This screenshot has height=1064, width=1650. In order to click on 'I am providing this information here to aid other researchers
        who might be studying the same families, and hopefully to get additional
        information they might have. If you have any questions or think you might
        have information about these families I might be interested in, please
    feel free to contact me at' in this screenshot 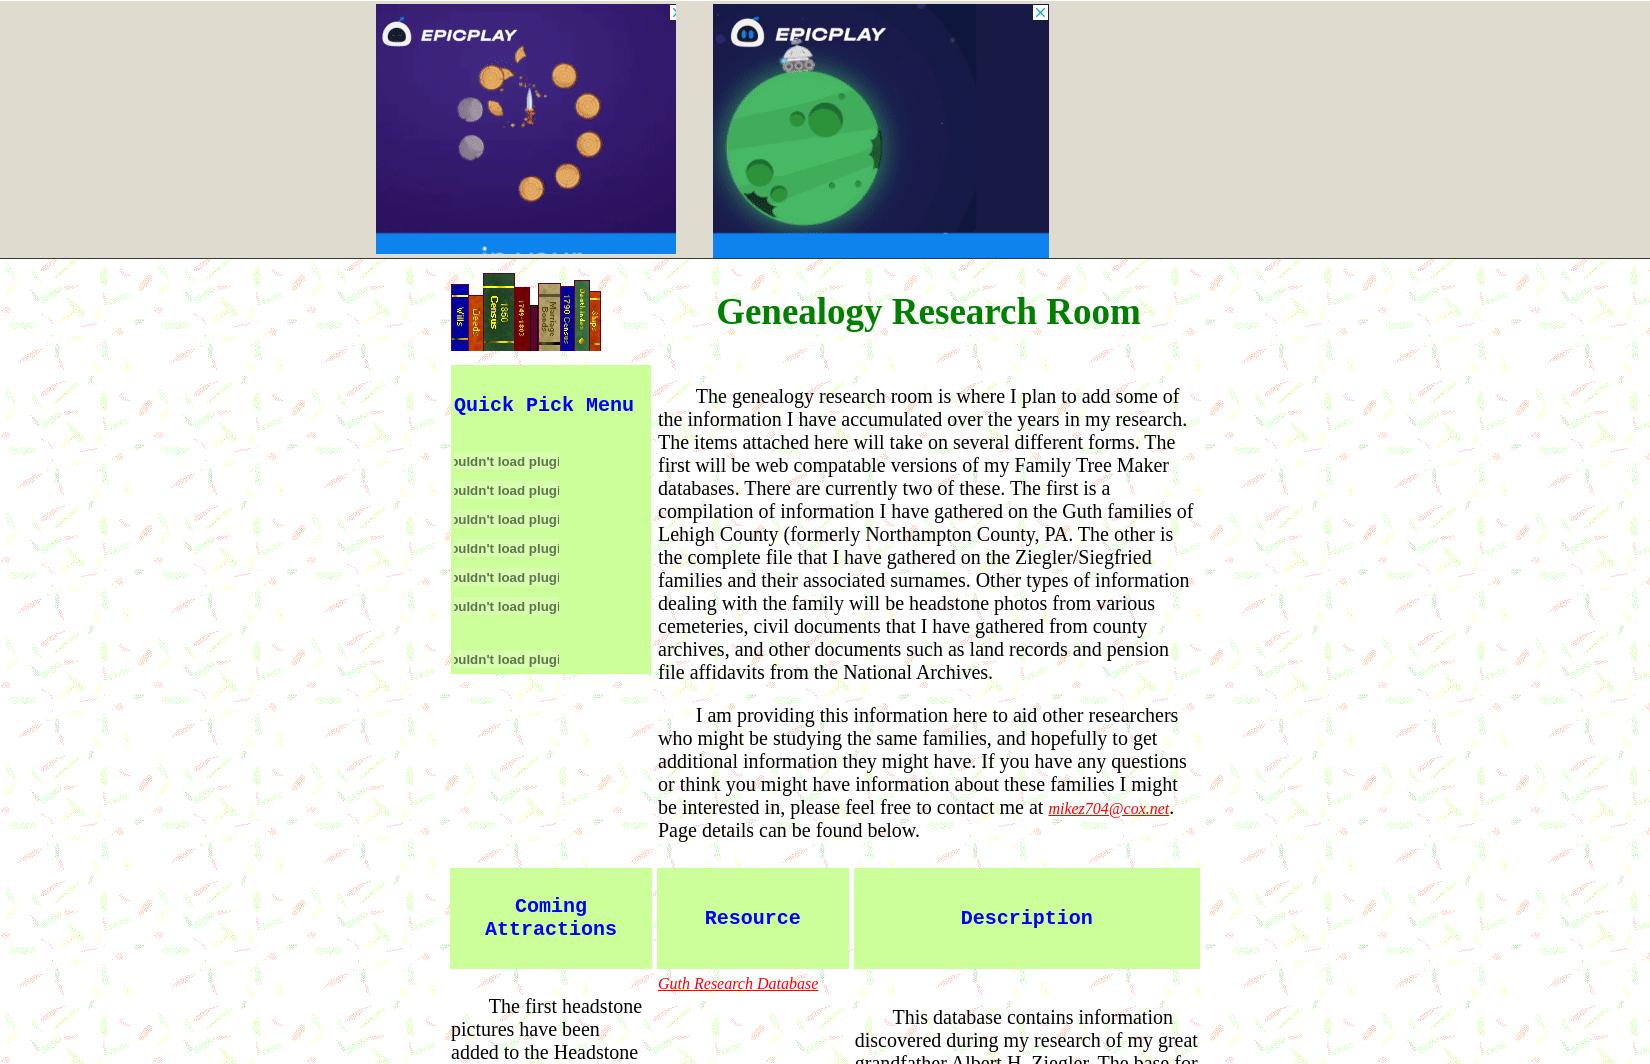, I will do `click(922, 760)`.